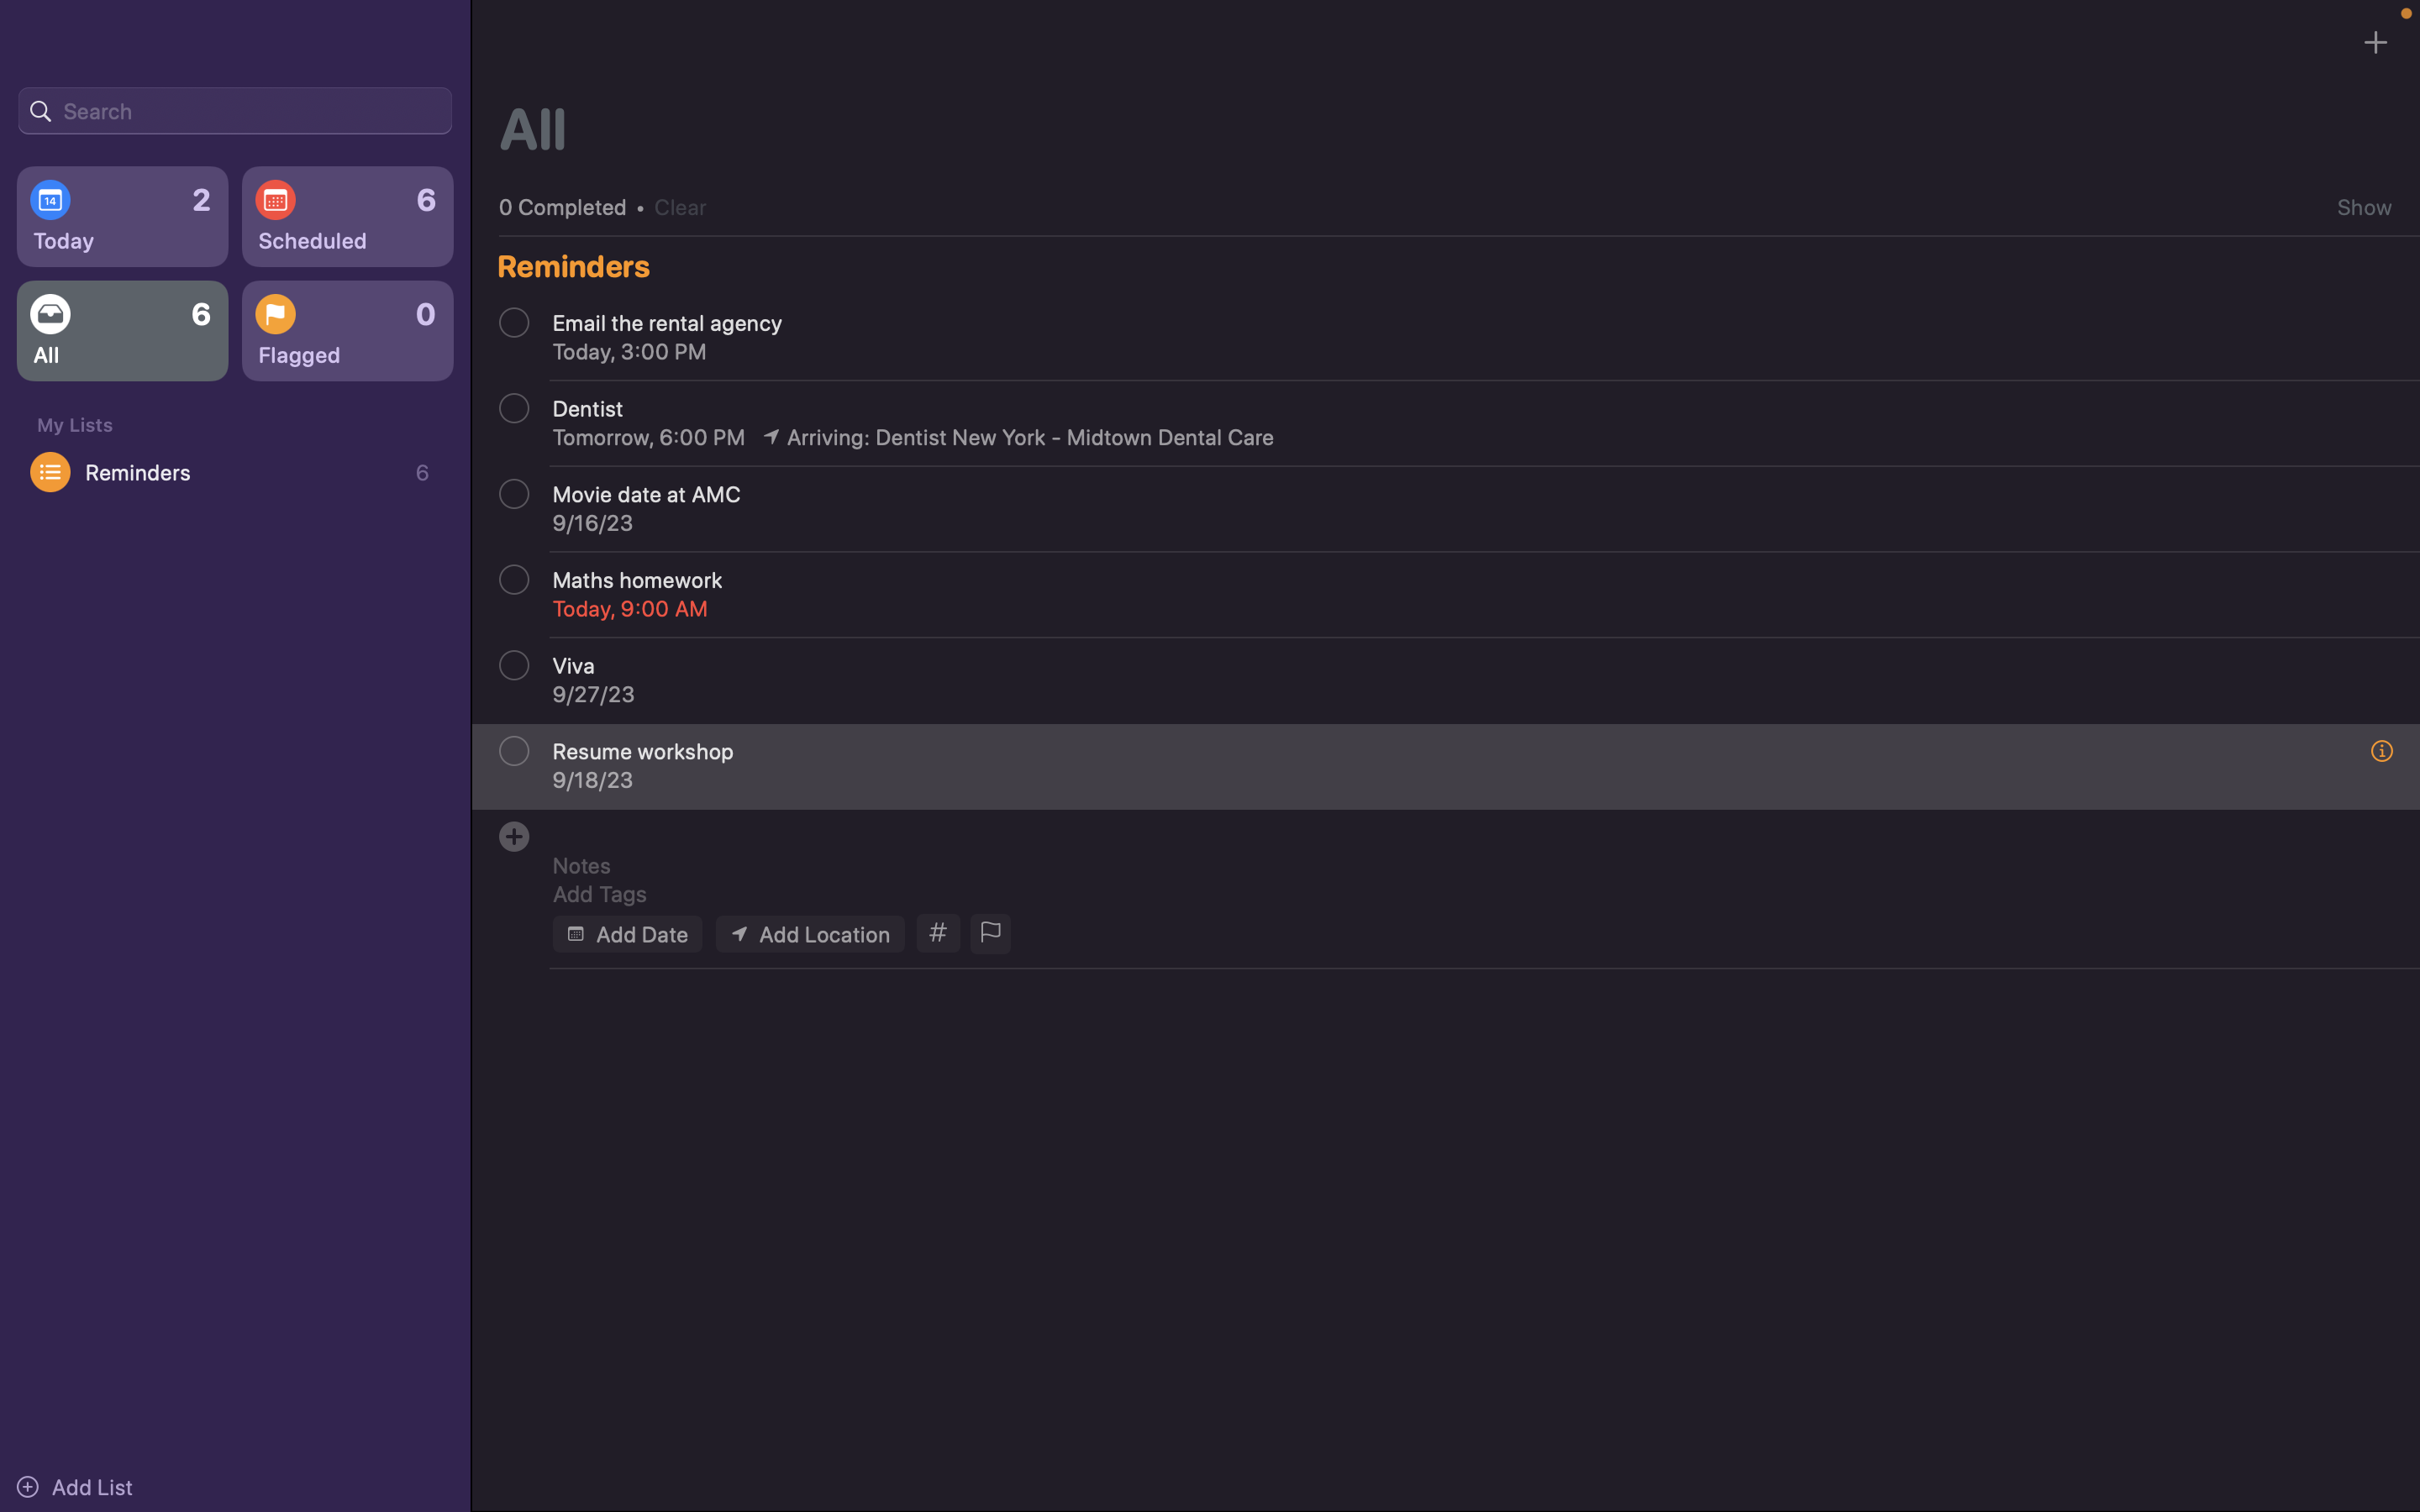 This screenshot has height=1512, width=2420. Describe the element at coordinates (808, 932) in the screenshot. I see `Update the place of the event to be "Mellon Institute` at that location.